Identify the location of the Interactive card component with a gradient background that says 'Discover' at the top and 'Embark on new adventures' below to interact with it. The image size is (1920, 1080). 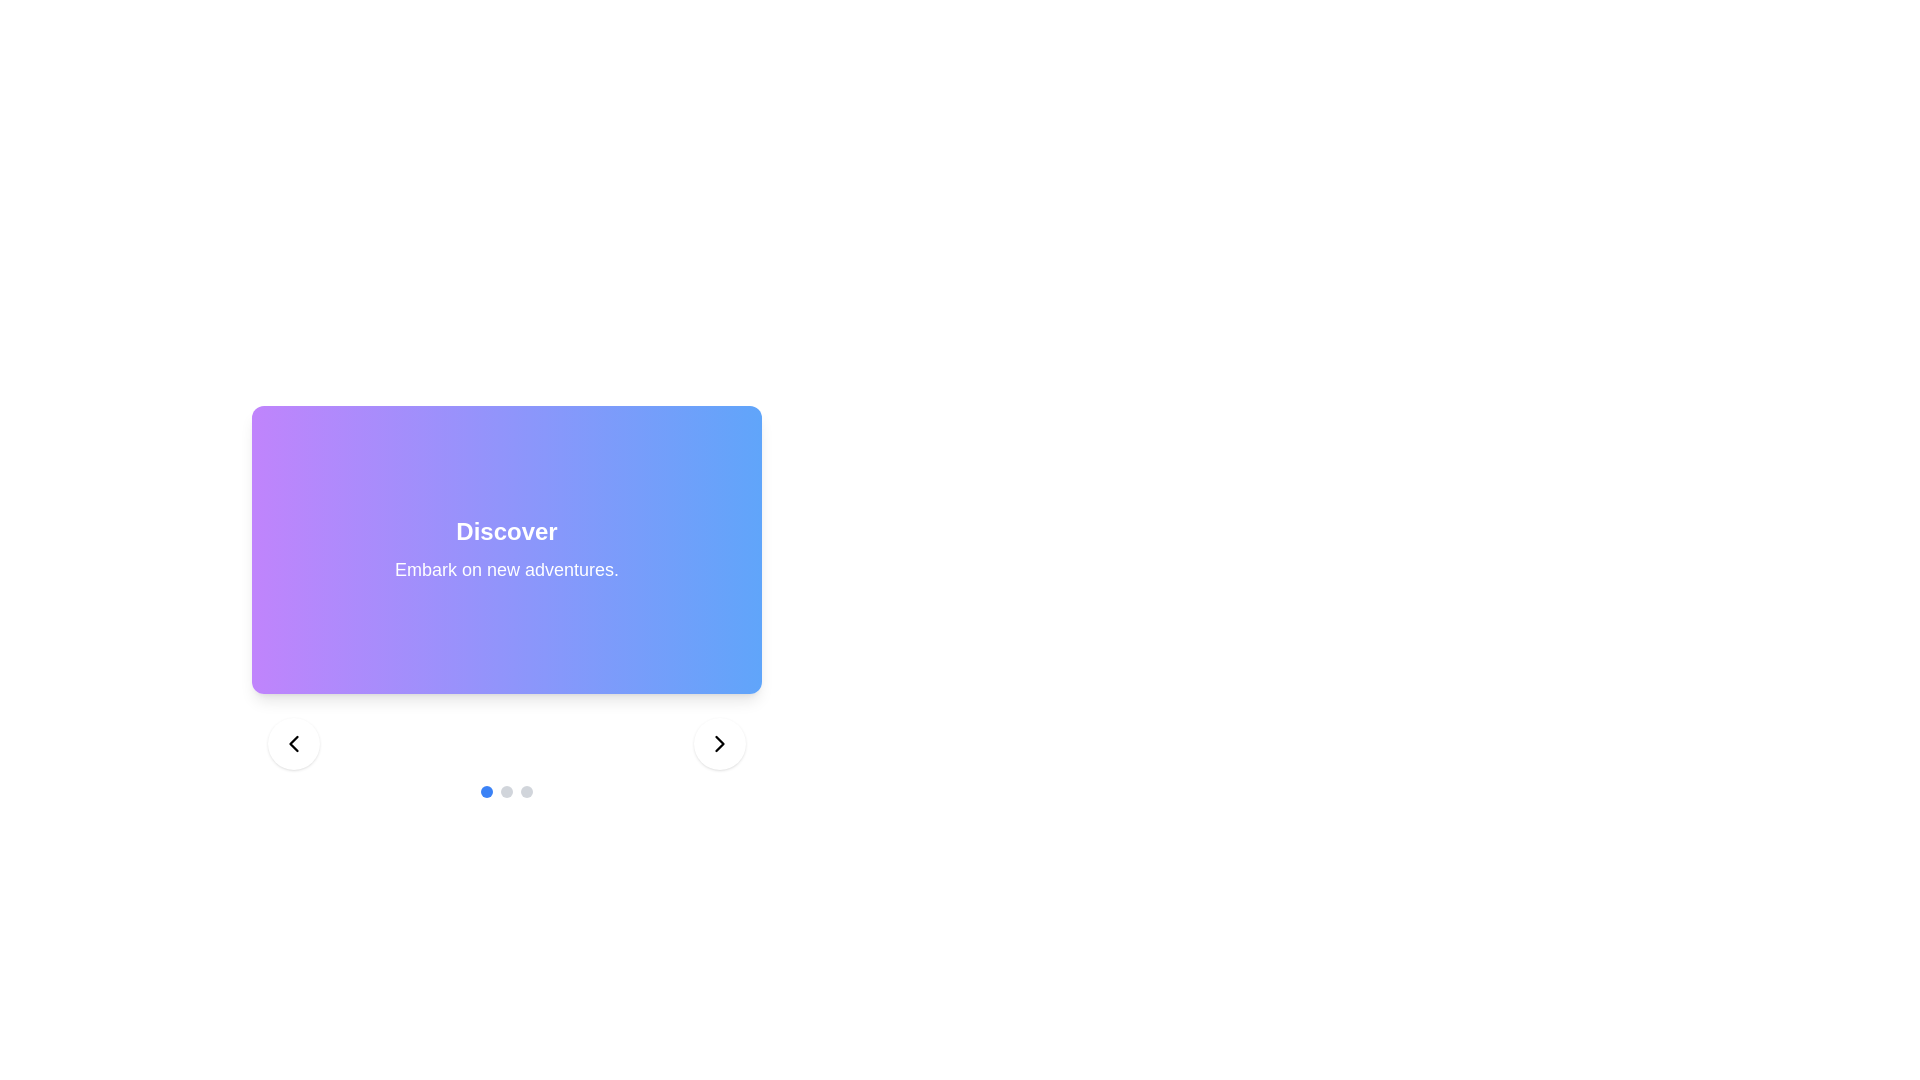
(507, 574).